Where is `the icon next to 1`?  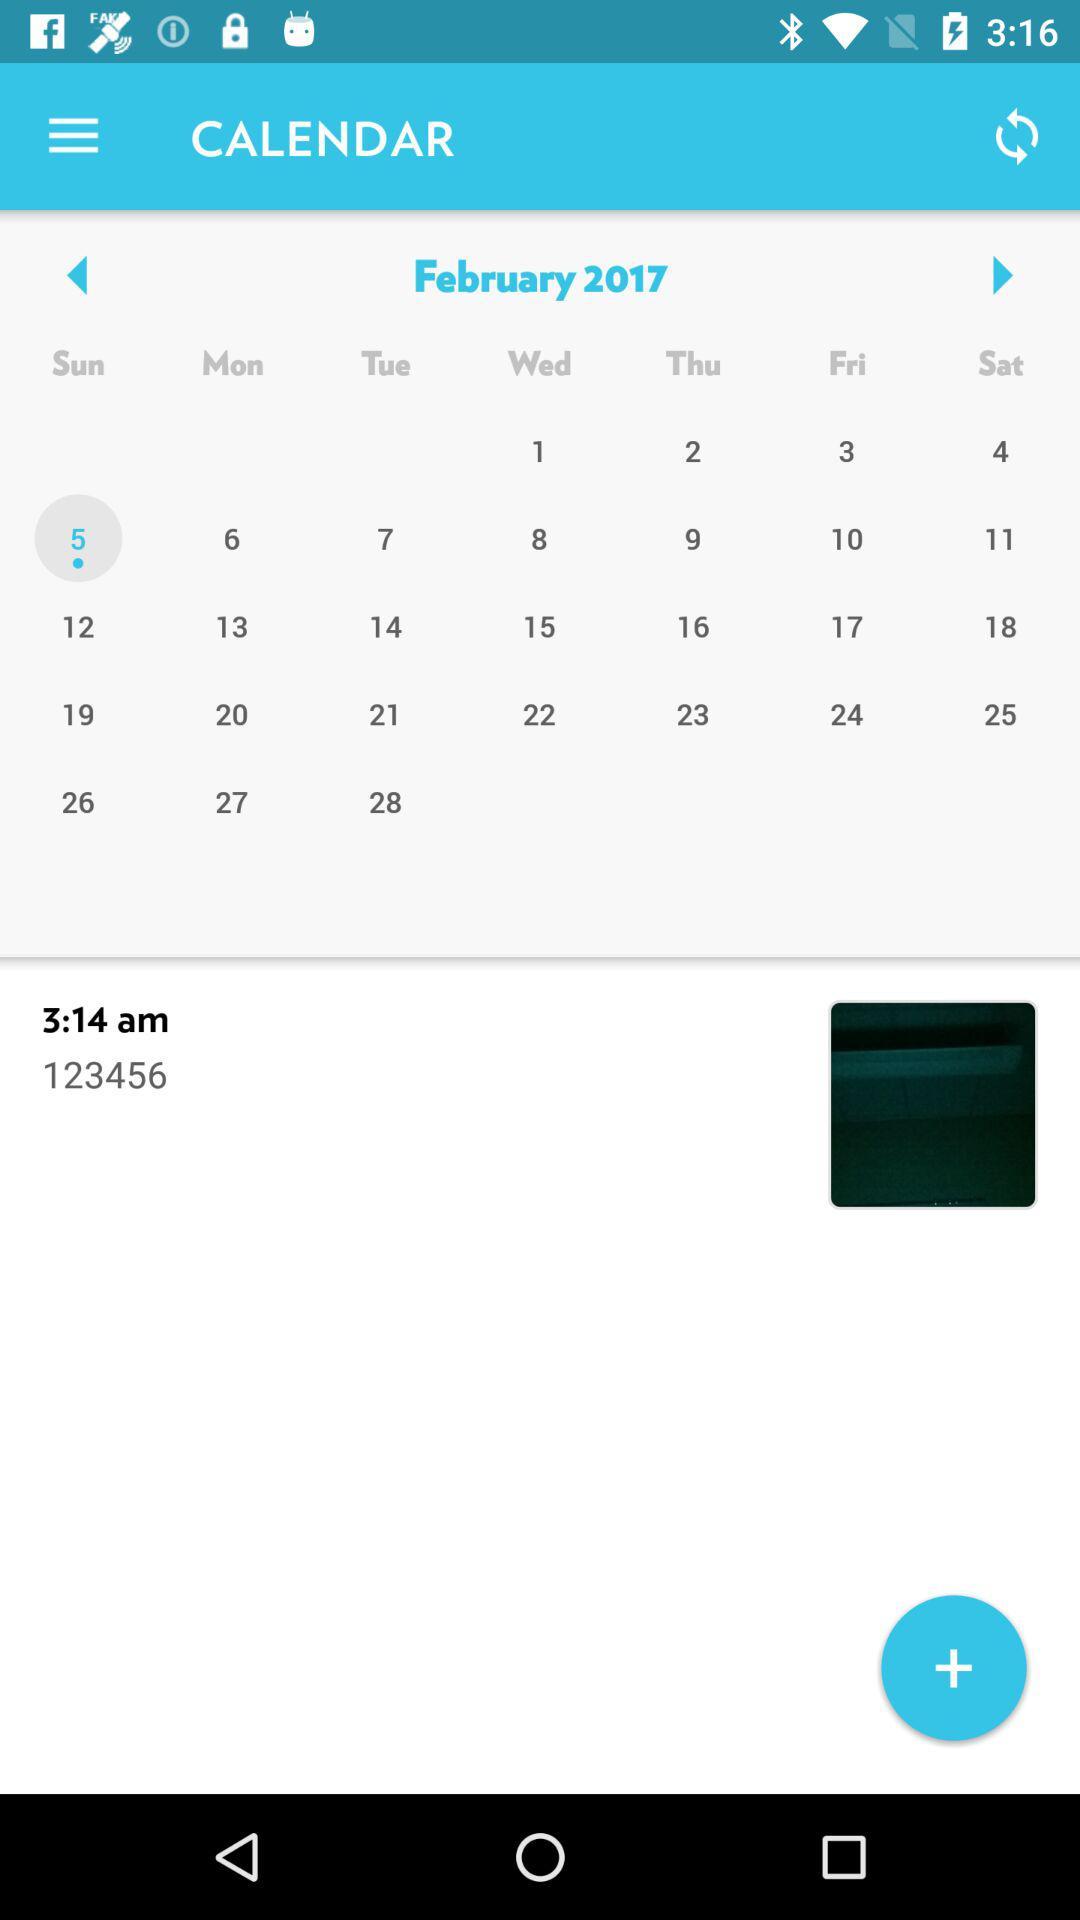 the icon next to 1 is located at coordinates (692, 538).